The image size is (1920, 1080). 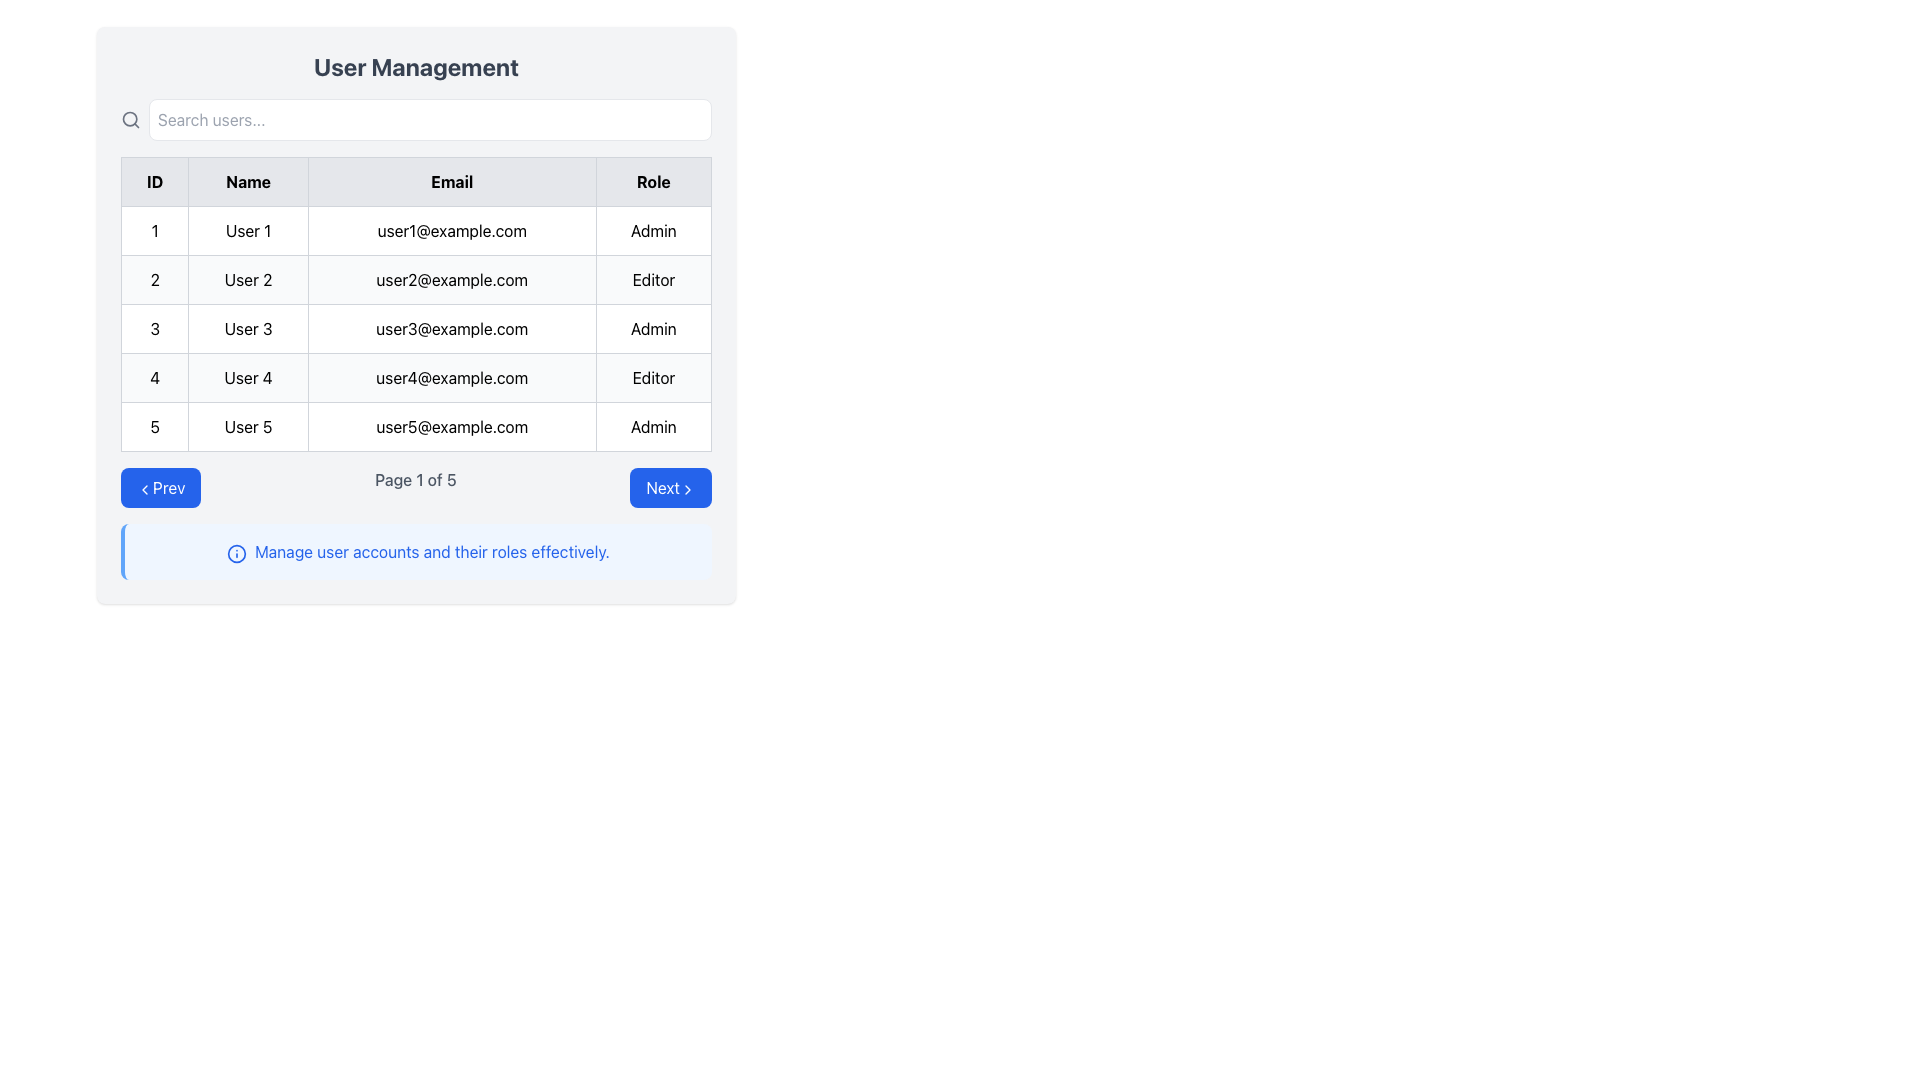 I want to click on the static text cell labeled 'Editor' in the fourth row, last column of the data table, which is surrounded by a thin gray border and has a light gray background, so click(x=653, y=378).